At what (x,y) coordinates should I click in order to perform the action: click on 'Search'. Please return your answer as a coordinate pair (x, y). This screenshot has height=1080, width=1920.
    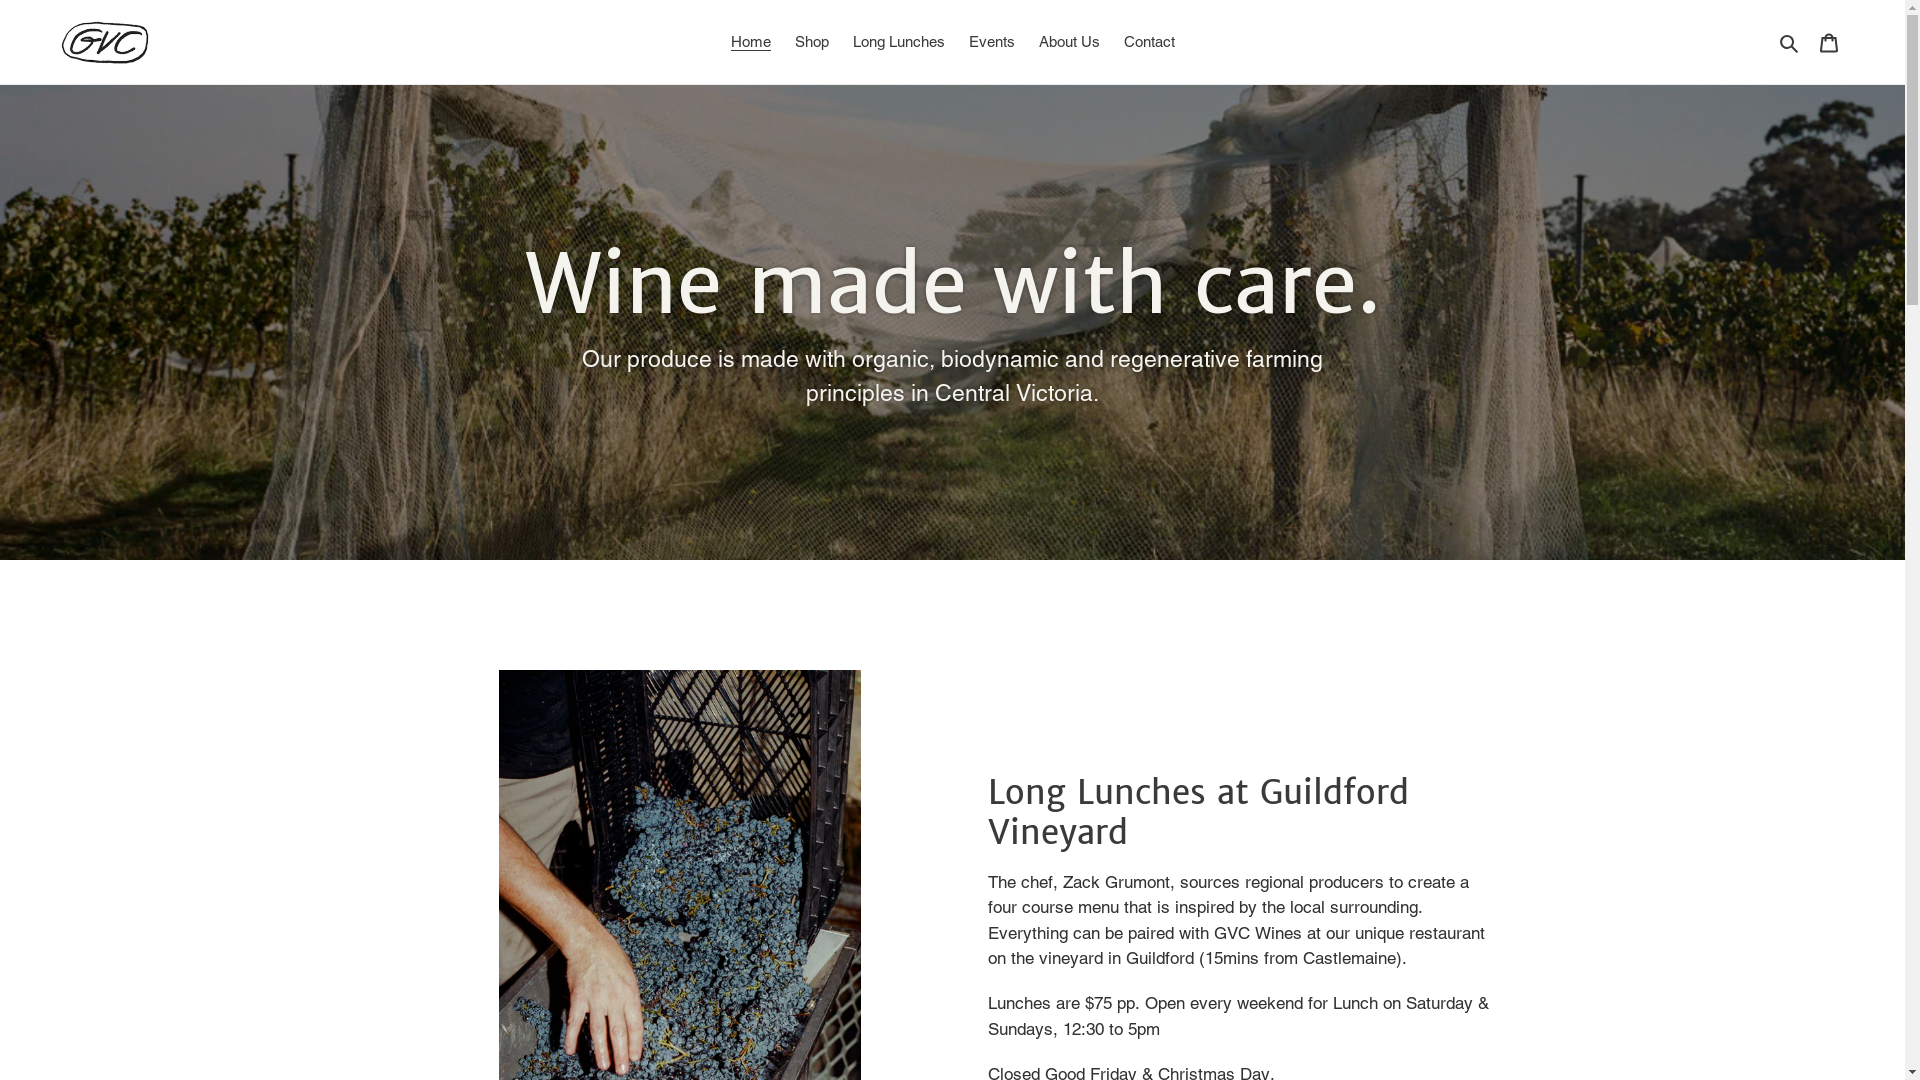
    Looking at the image, I should click on (1790, 42).